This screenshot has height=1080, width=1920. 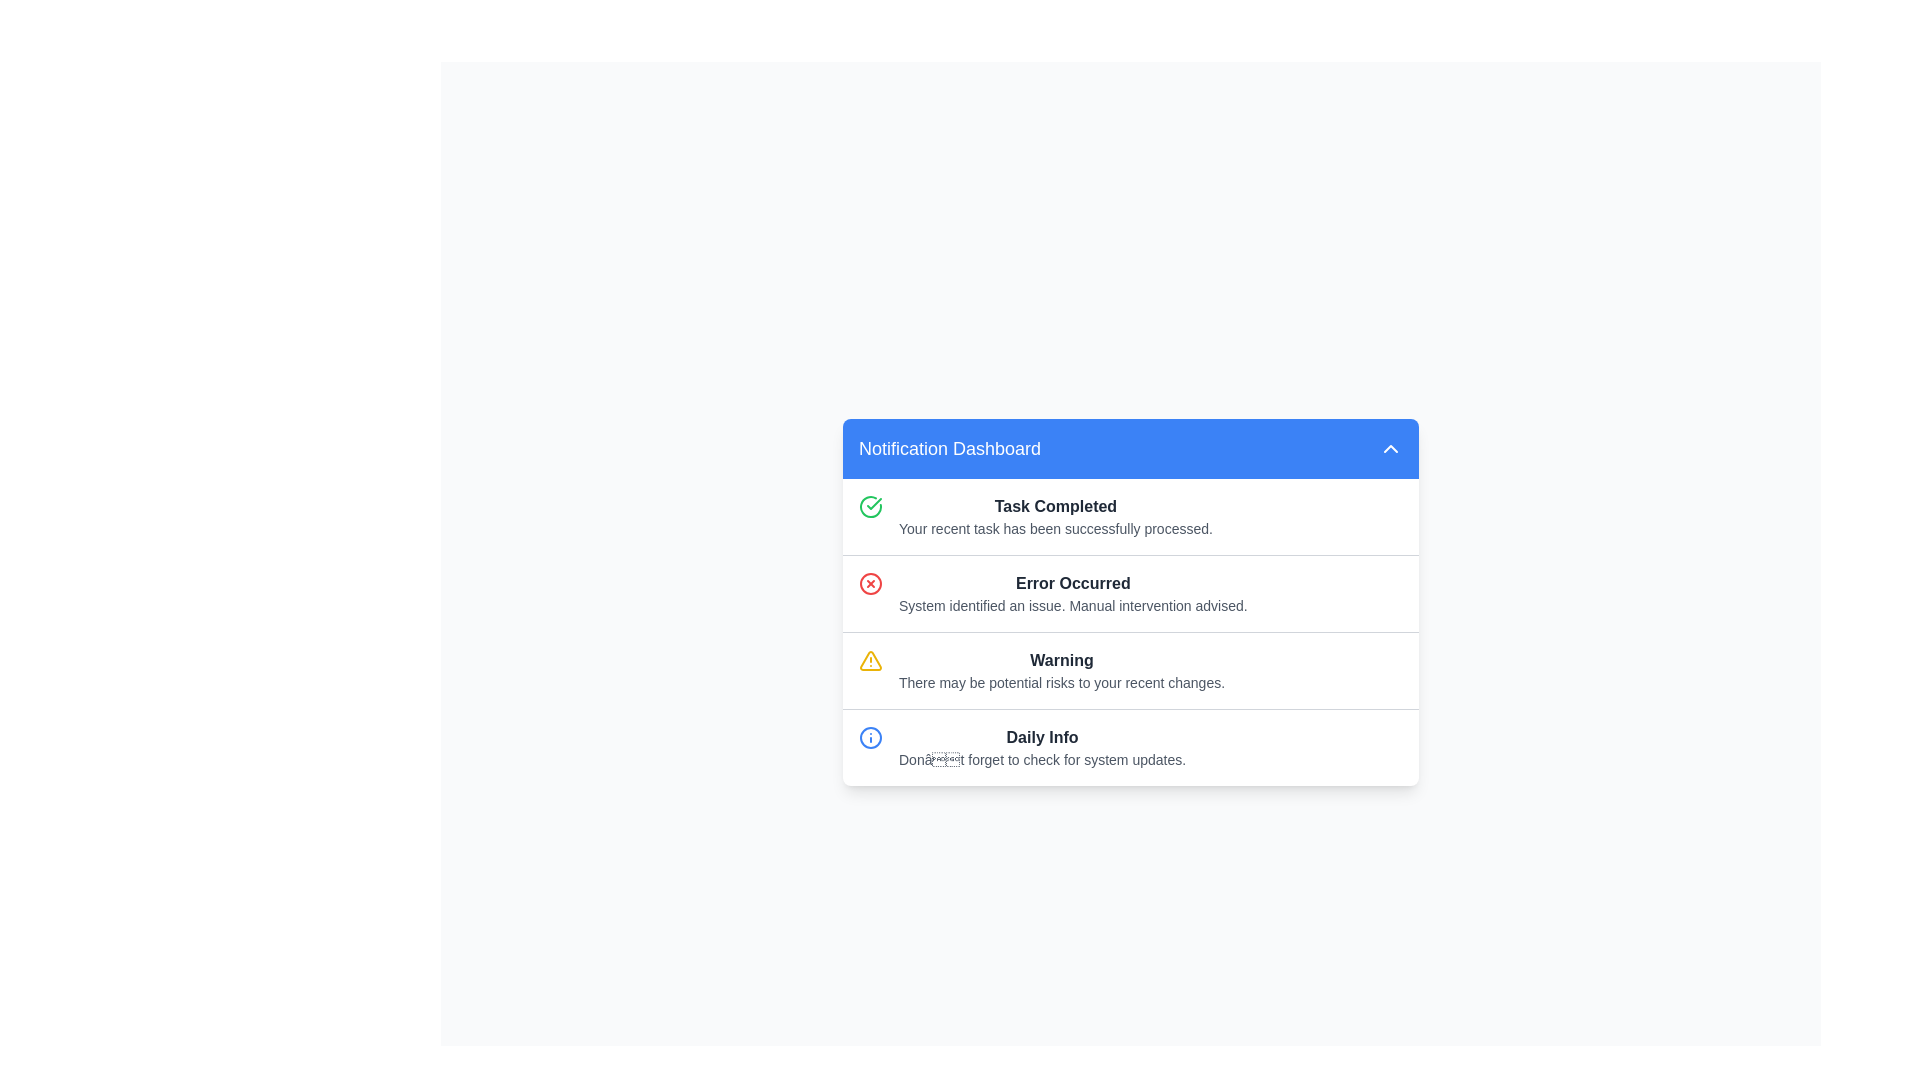 What do you see at coordinates (1072, 604) in the screenshot?
I see `the Text label that provides details about a system-detected issue, located directly below the 'Error Occurred' heading in the 'Notification Dashboard'` at bounding box center [1072, 604].